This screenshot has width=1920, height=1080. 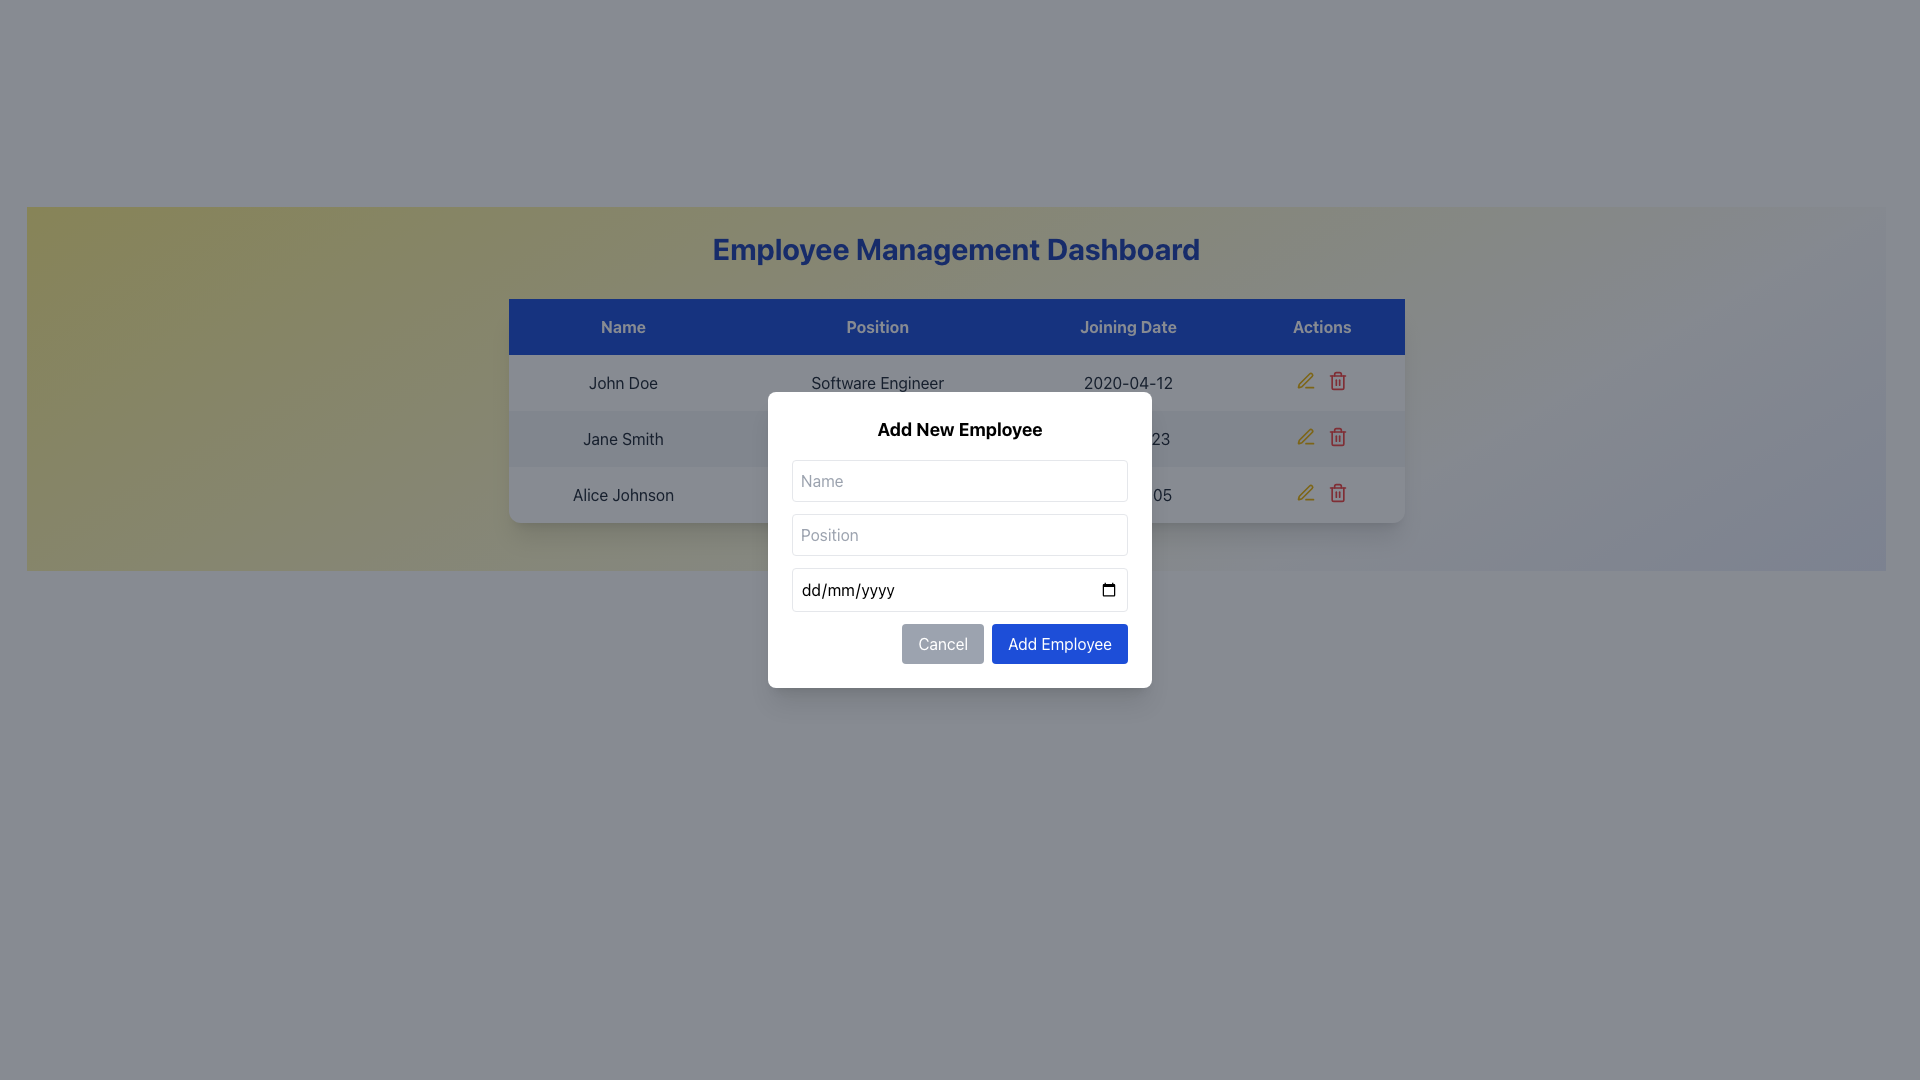 I want to click on the 'Cancel' button, which is a rectangular button with a gray background and white text, located at the bottom-left corner of a modal, so click(x=942, y=644).